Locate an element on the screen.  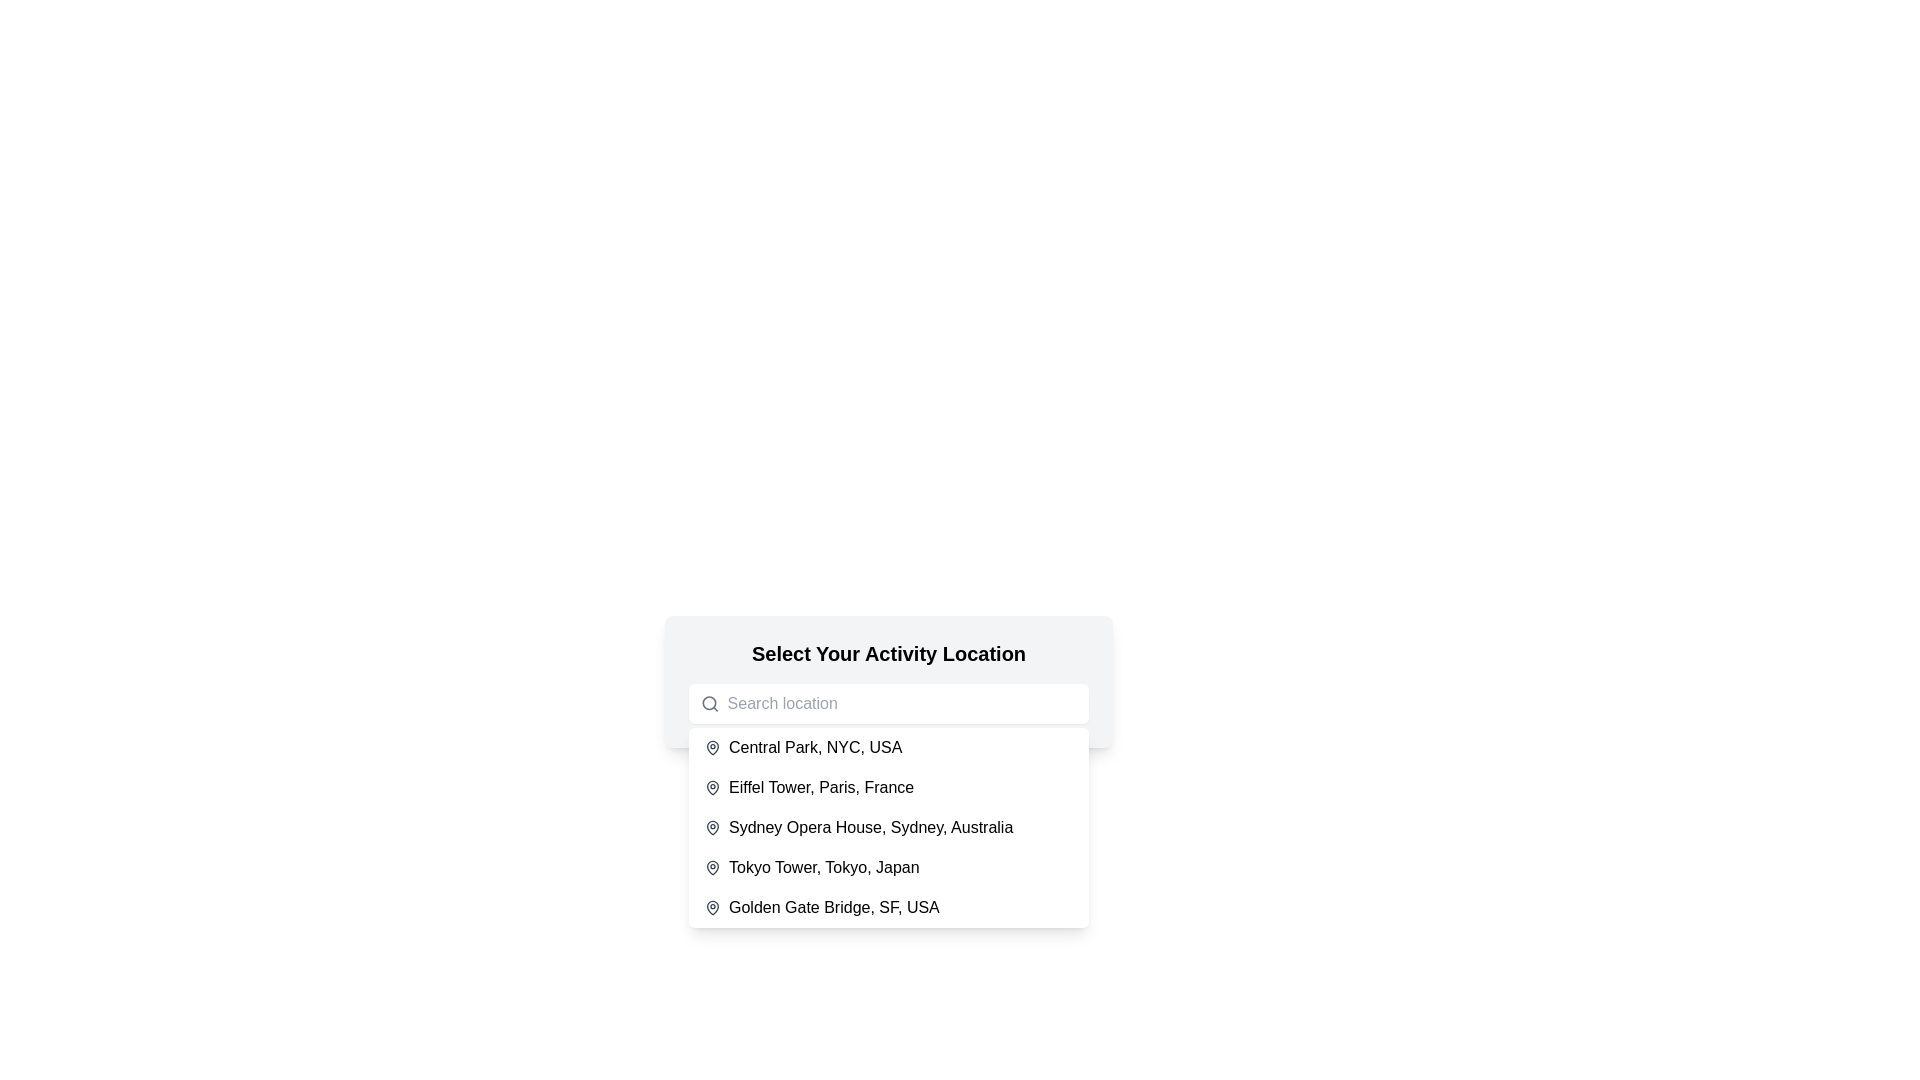
the dropdown menu entry with a white background and location names is located at coordinates (887, 828).